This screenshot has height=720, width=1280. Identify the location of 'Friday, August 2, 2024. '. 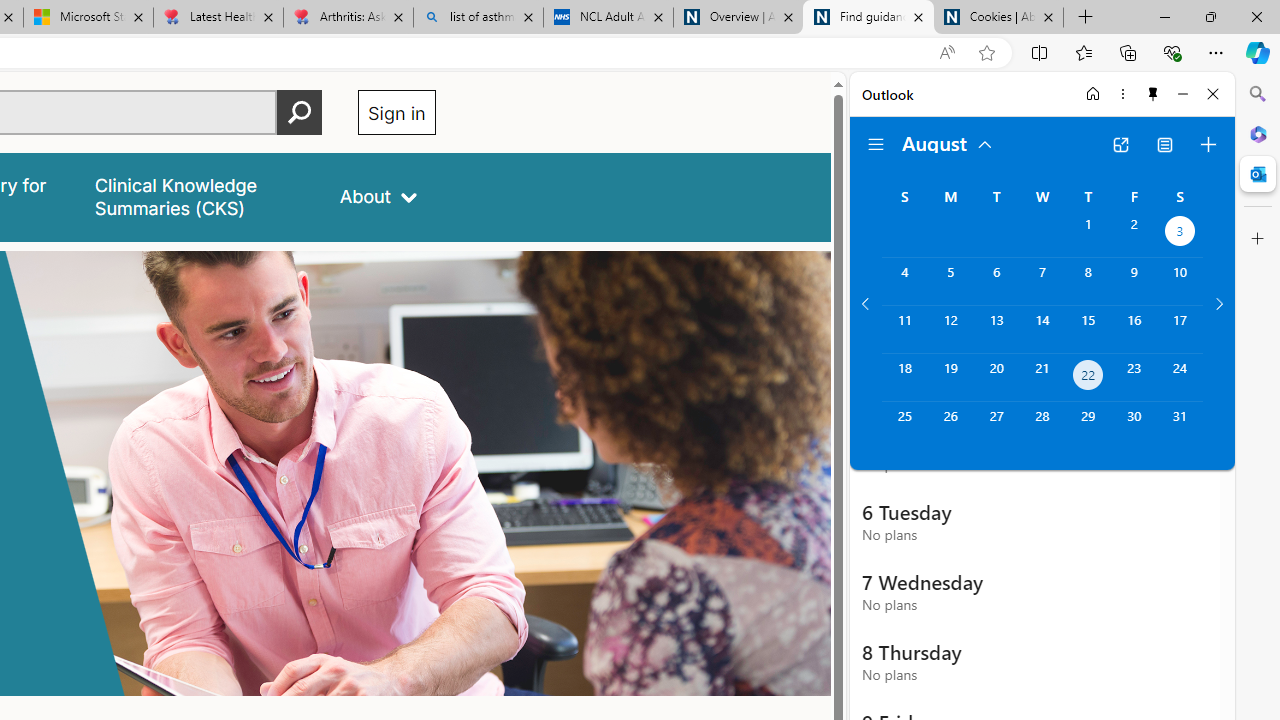
(1134, 232).